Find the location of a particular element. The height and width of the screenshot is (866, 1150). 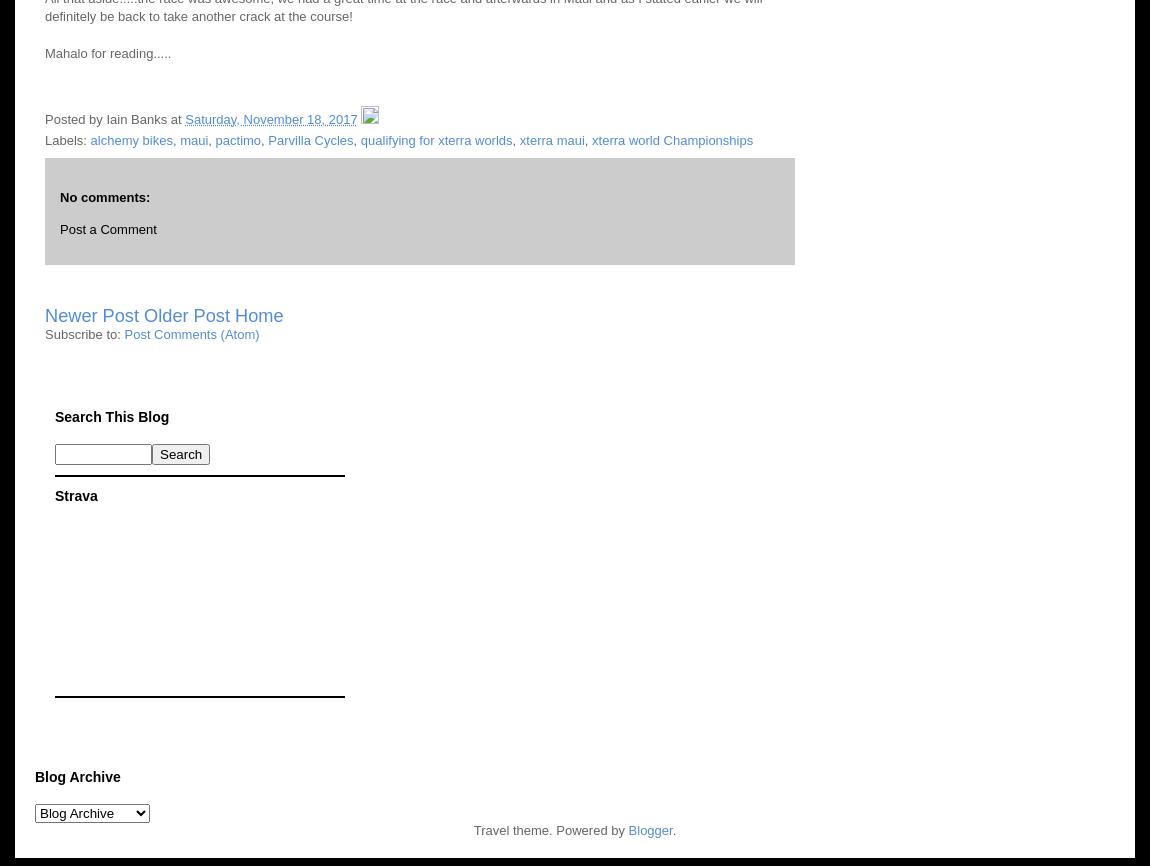

'qualifying for xterra worlds' is located at coordinates (435, 139).